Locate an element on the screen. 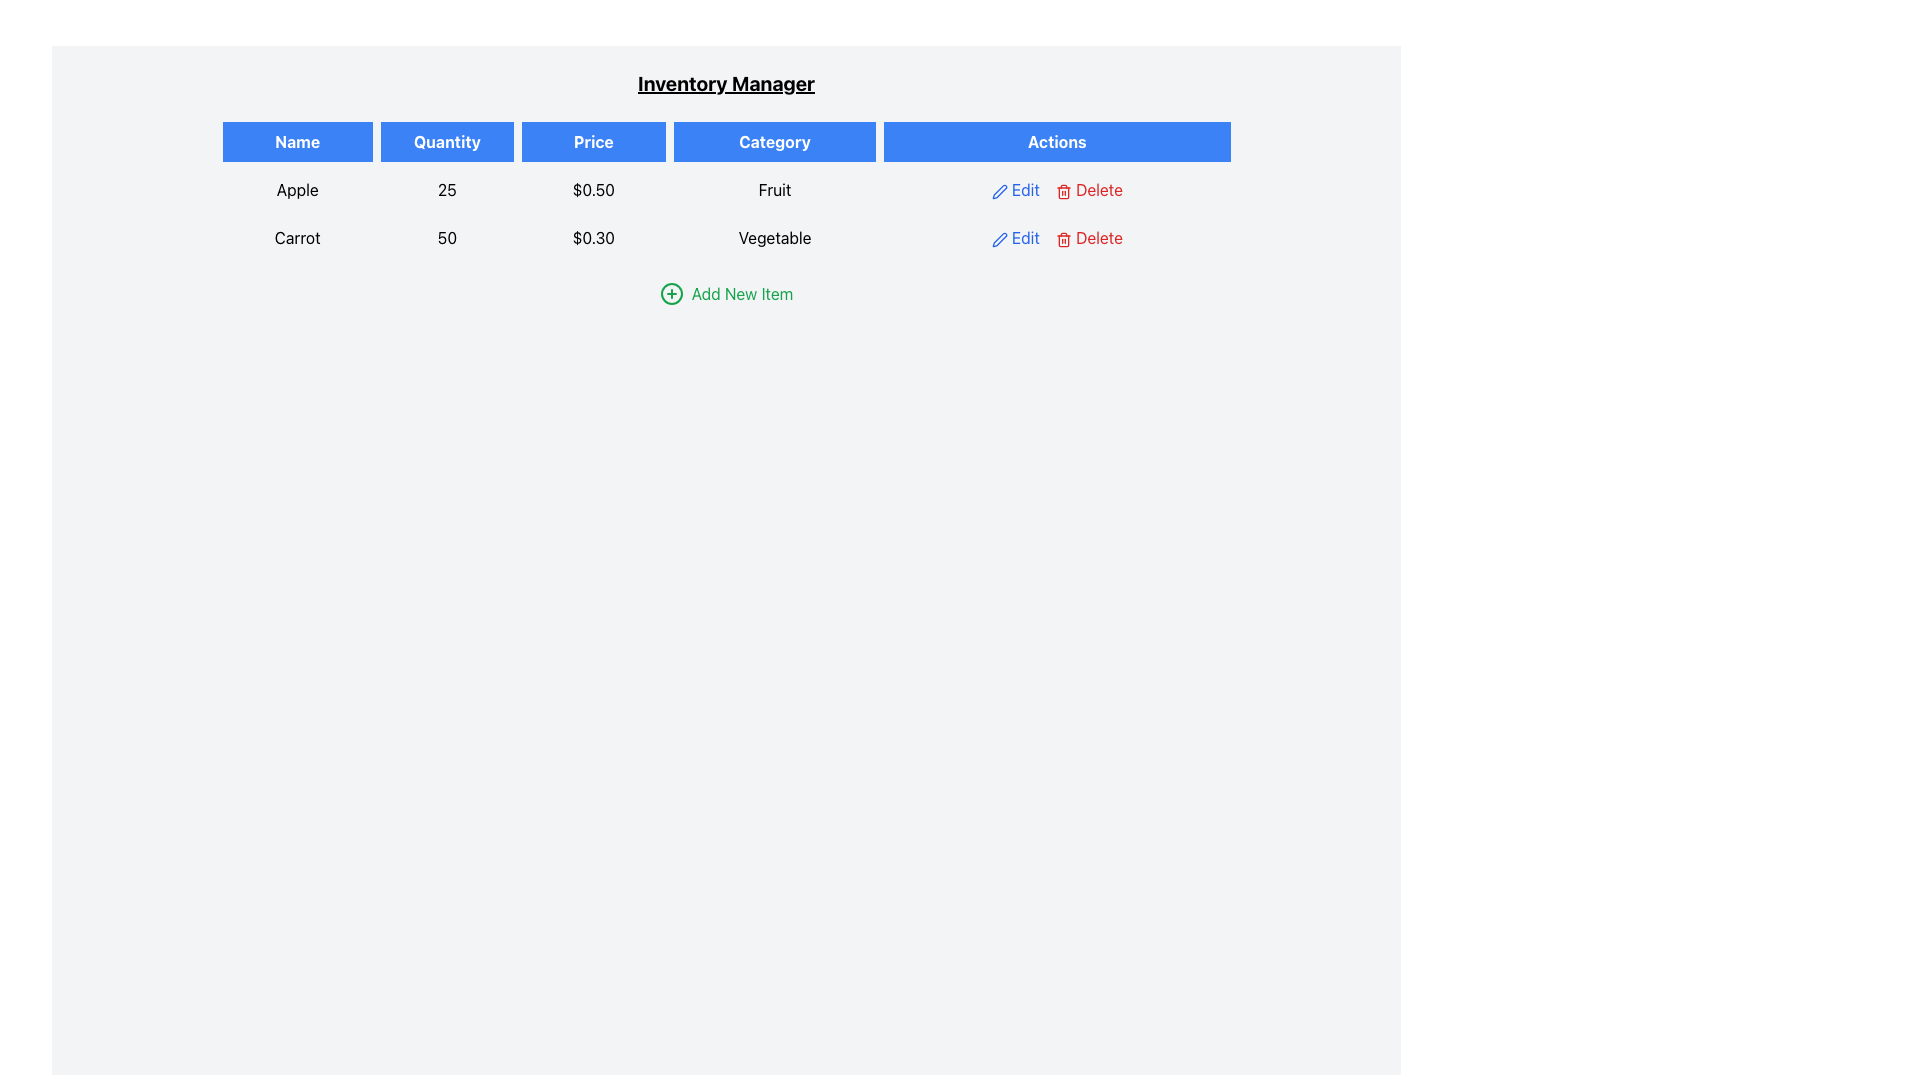  the 'Name' text label element, which has a blue background and white text, located at the top-left corner of the layout in a header row of a table is located at coordinates (296, 141).